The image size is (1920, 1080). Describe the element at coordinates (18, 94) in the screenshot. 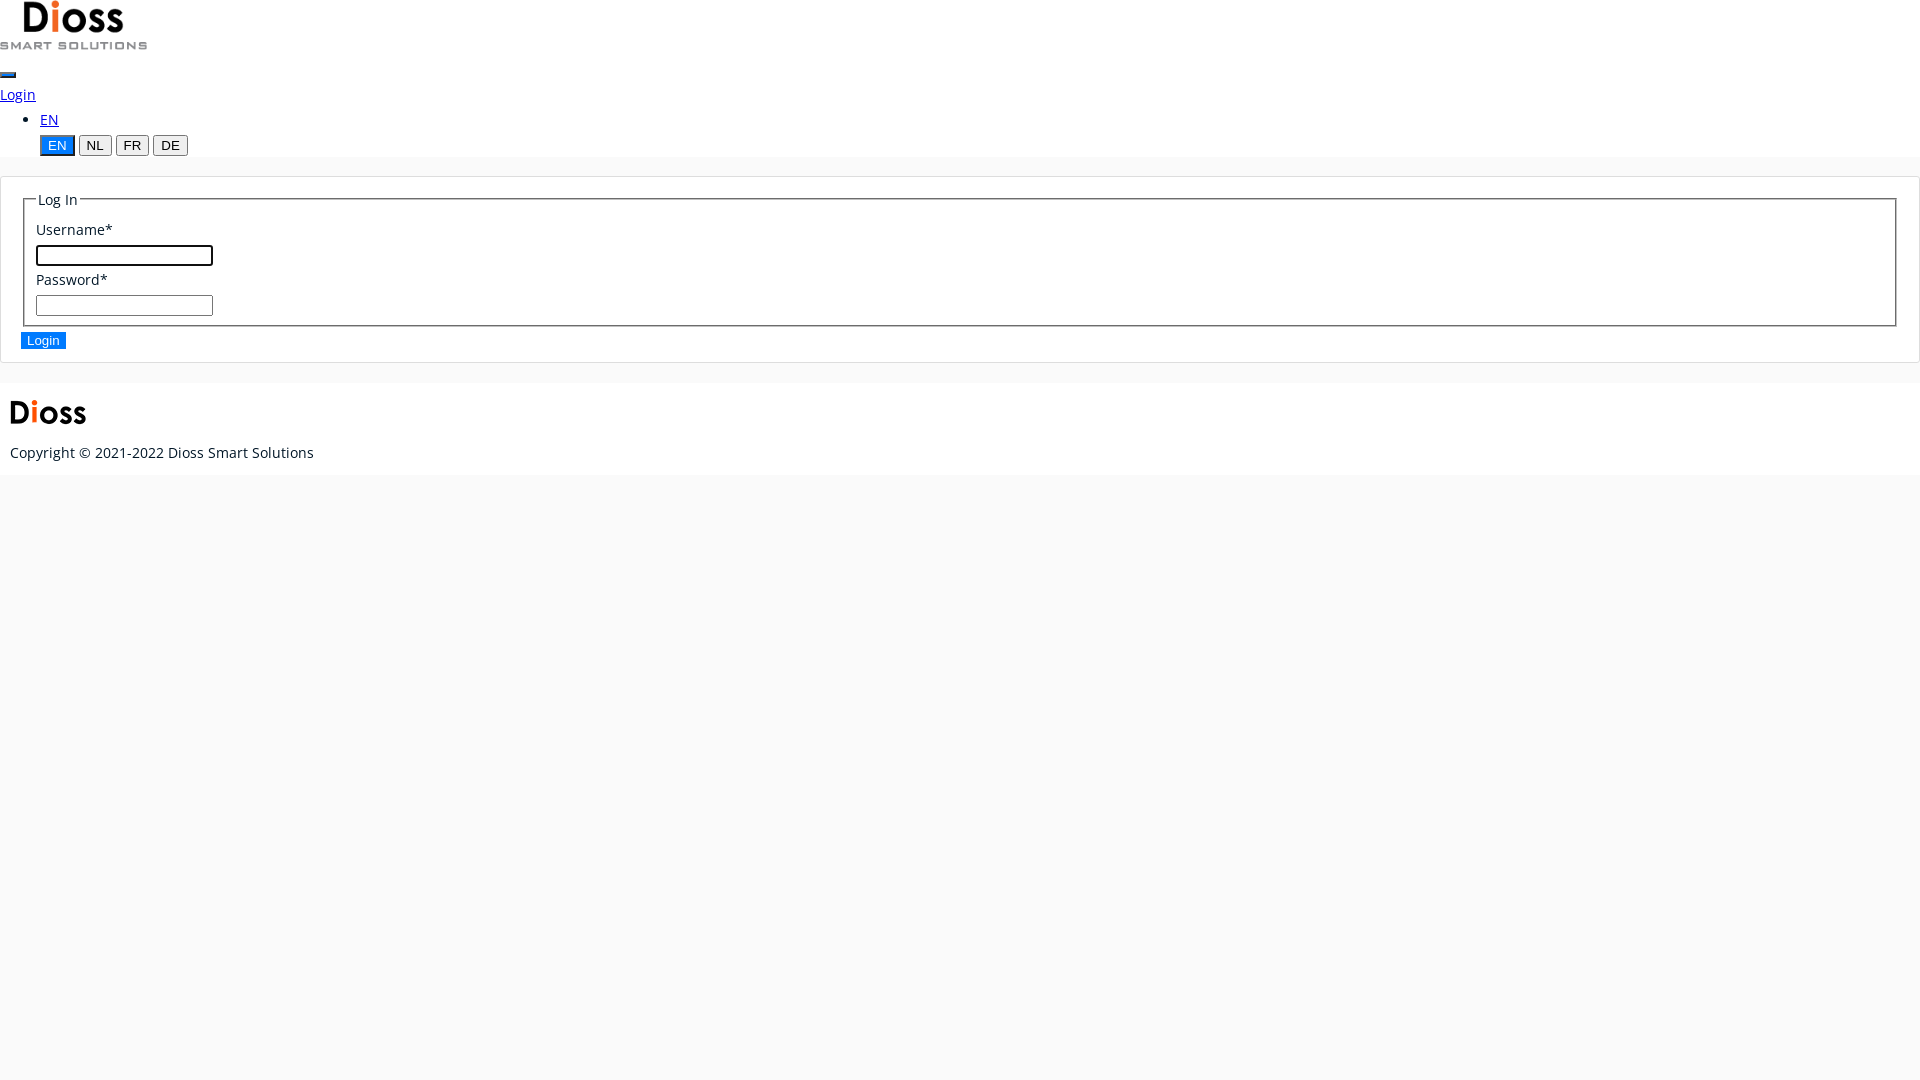

I see `'Login'` at that location.